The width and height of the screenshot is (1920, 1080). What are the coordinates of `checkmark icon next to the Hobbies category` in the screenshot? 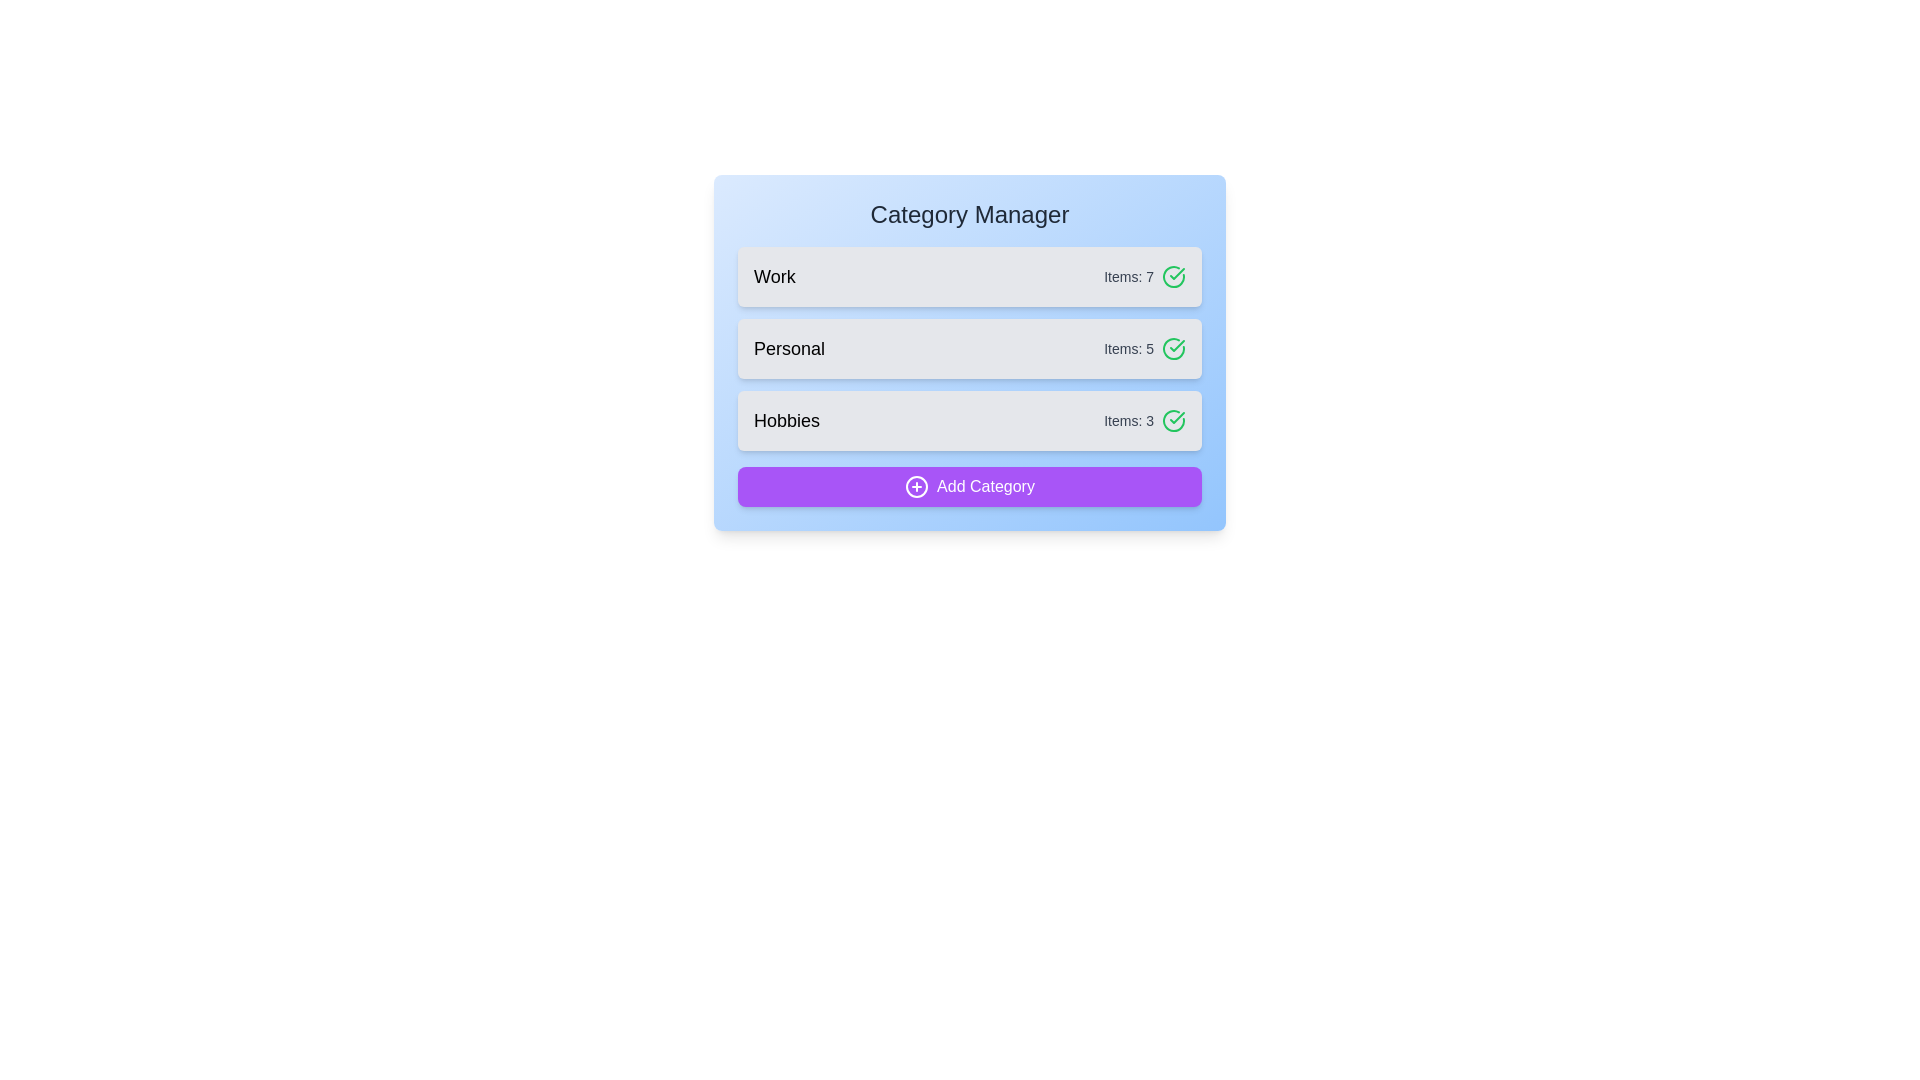 It's located at (1174, 419).